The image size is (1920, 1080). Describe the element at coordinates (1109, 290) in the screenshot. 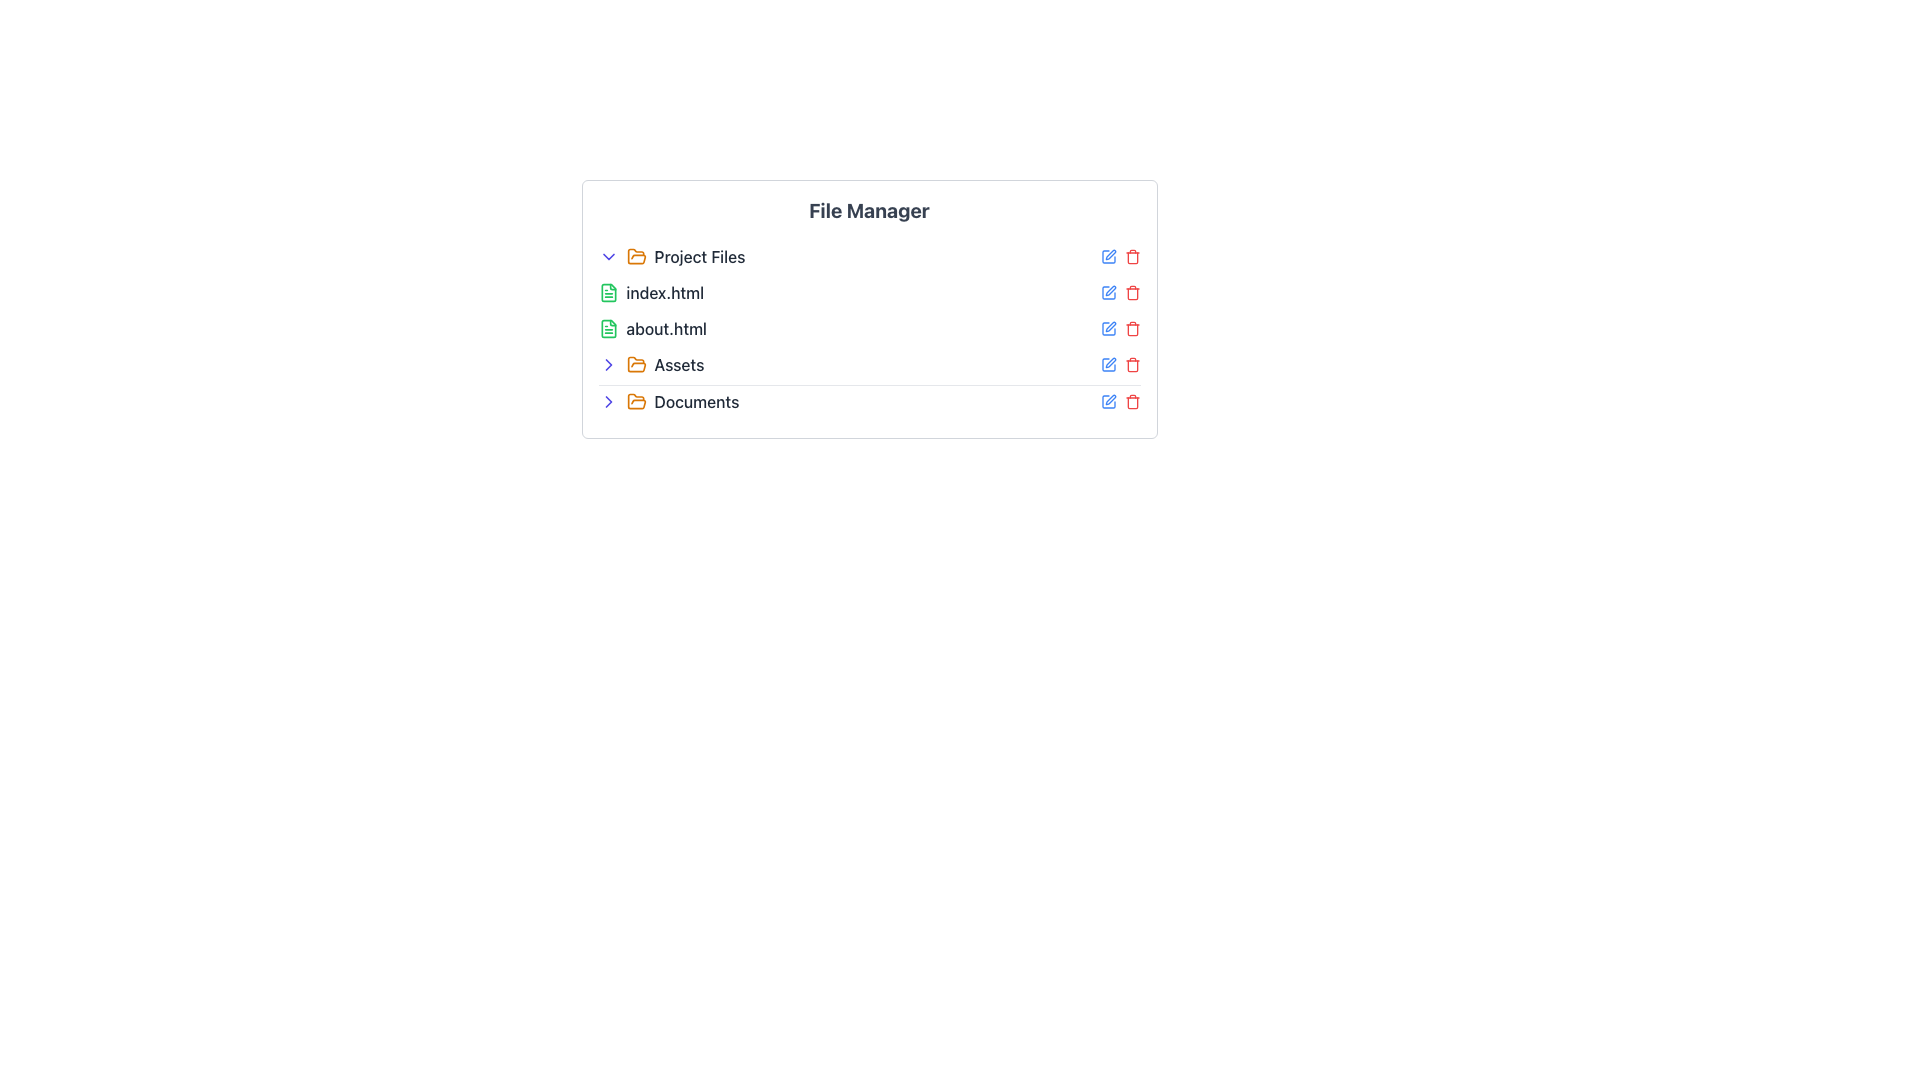

I see `the icon button with a pen icon located in the toolbar next to the 'index.html' file` at that location.